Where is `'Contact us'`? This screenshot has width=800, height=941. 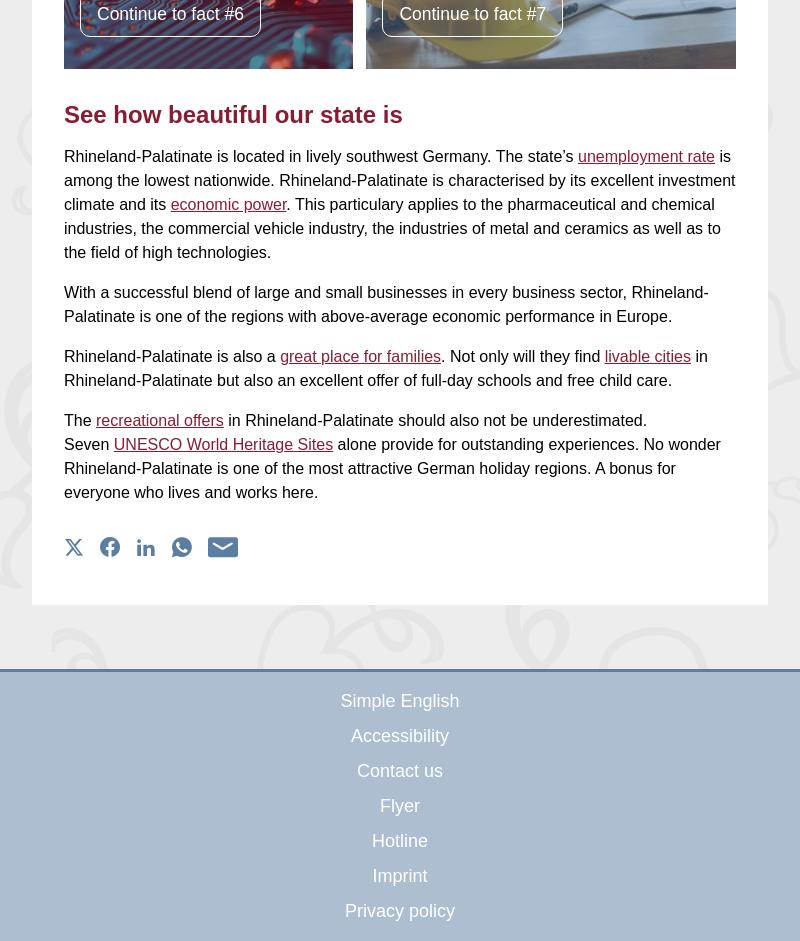
'Contact us' is located at coordinates (356, 770).